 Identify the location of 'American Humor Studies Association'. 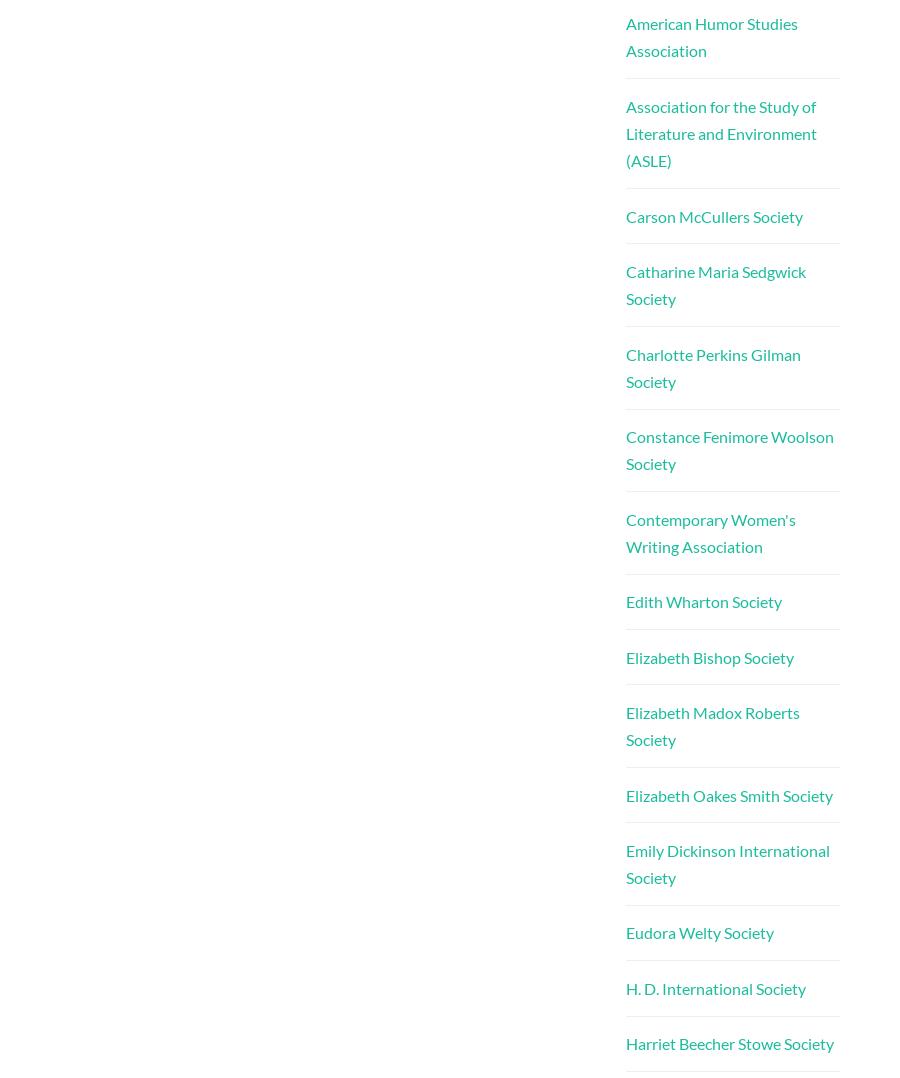
(710, 35).